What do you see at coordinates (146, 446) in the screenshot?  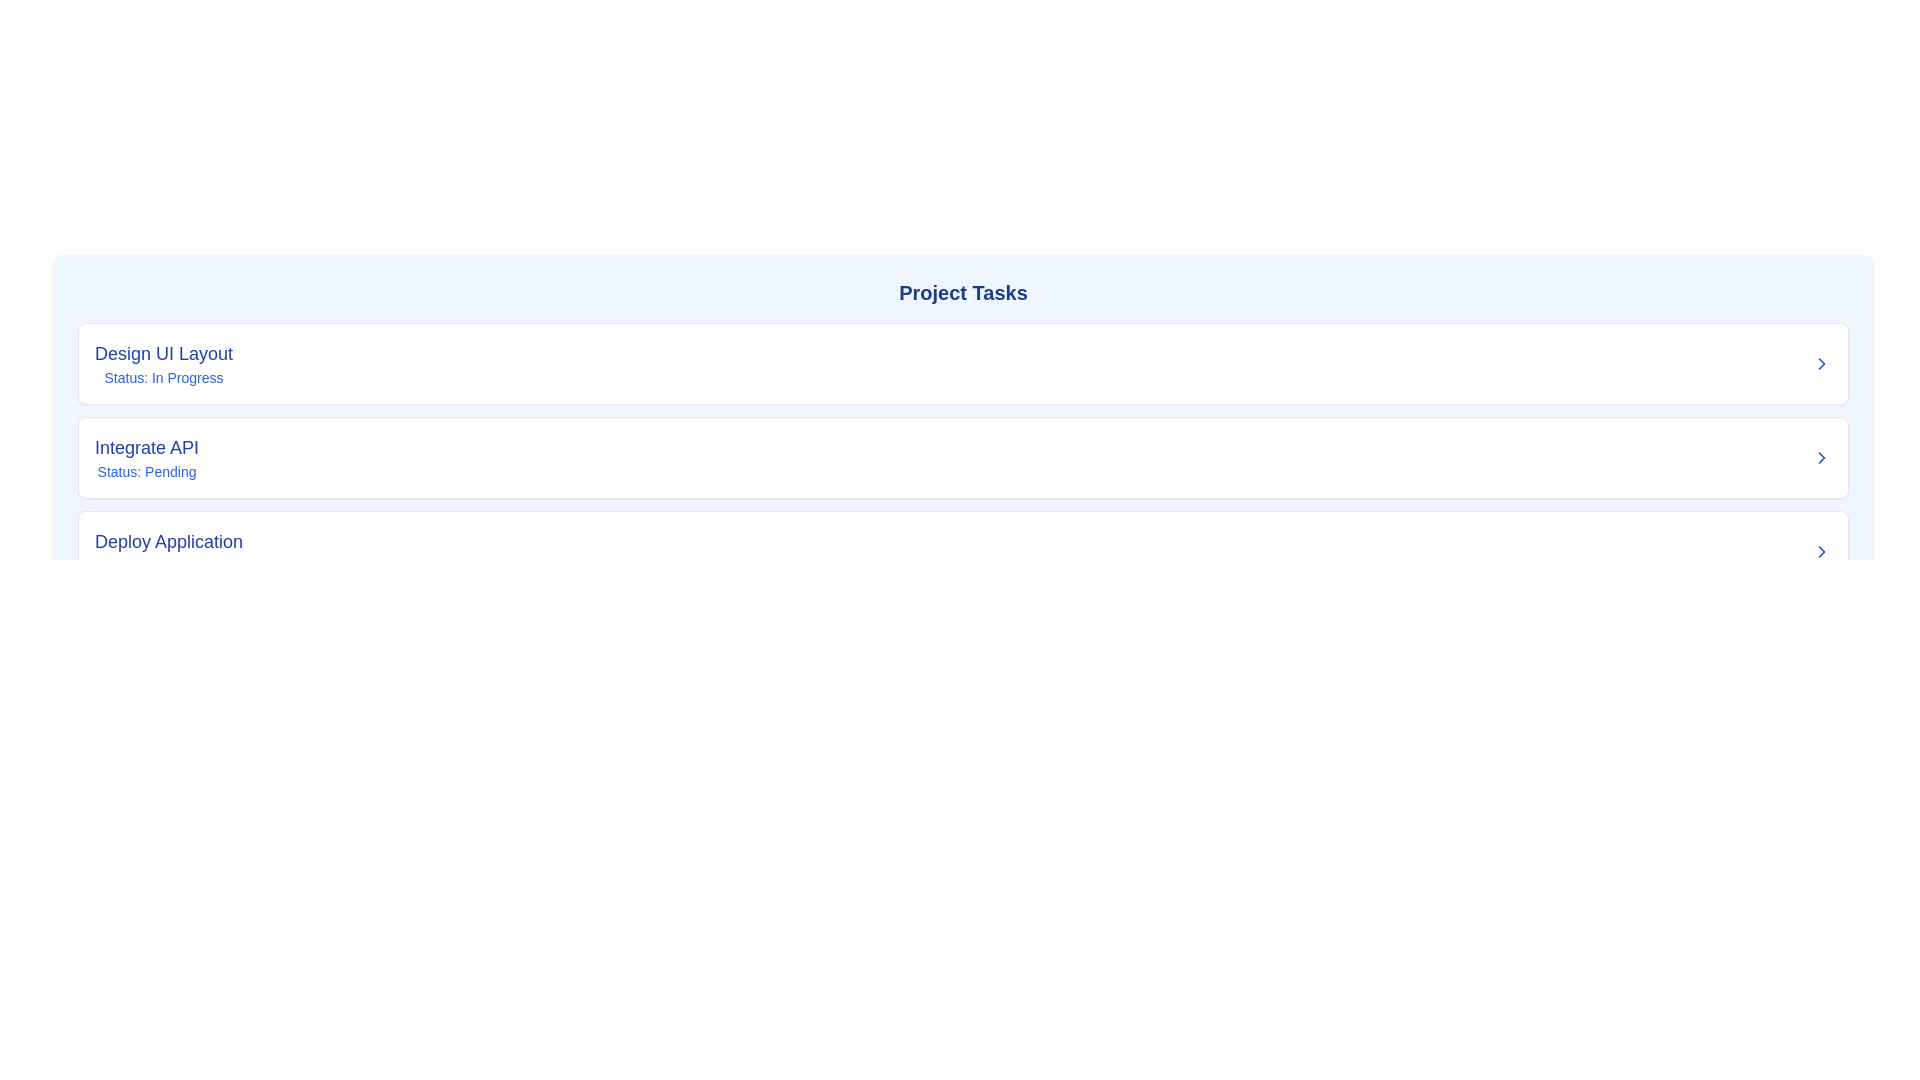 I see `the text element reading 'Integrate API'` at bounding box center [146, 446].